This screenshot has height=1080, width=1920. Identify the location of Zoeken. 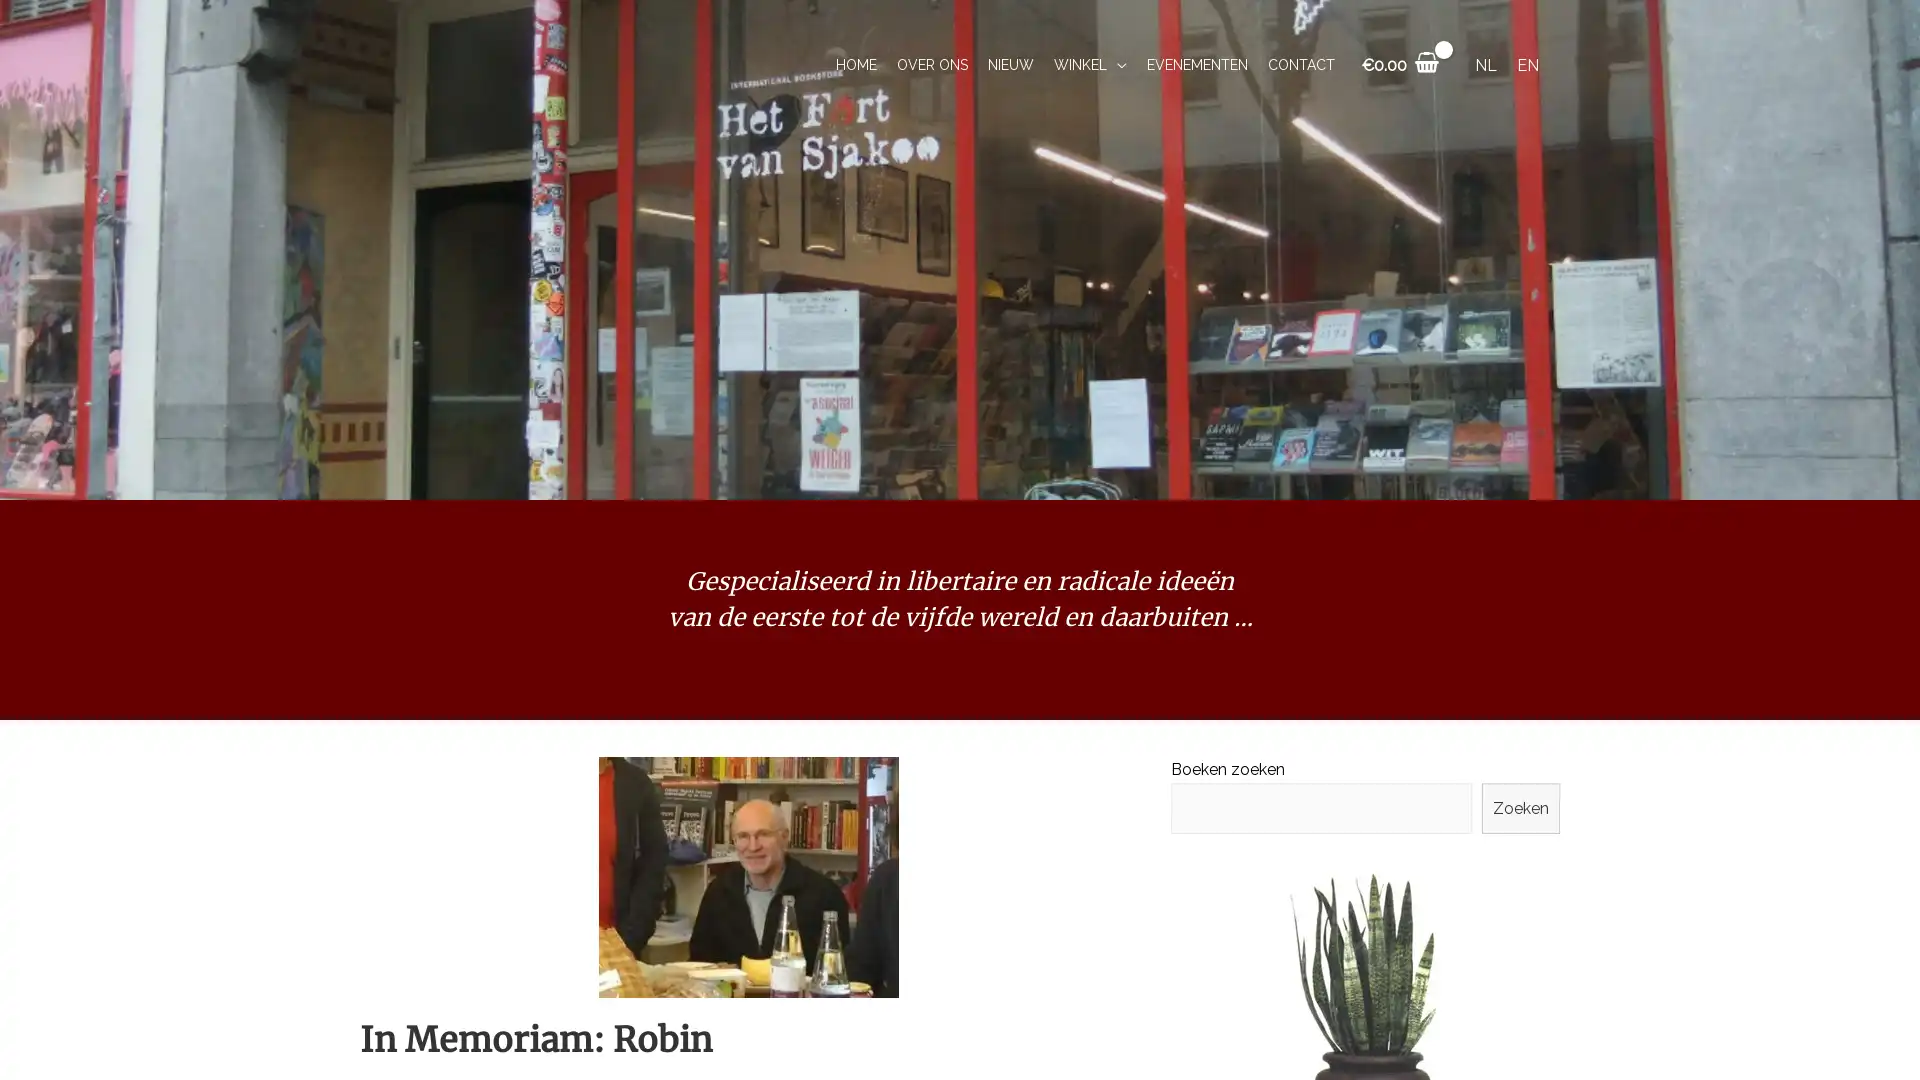
(1520, 806).